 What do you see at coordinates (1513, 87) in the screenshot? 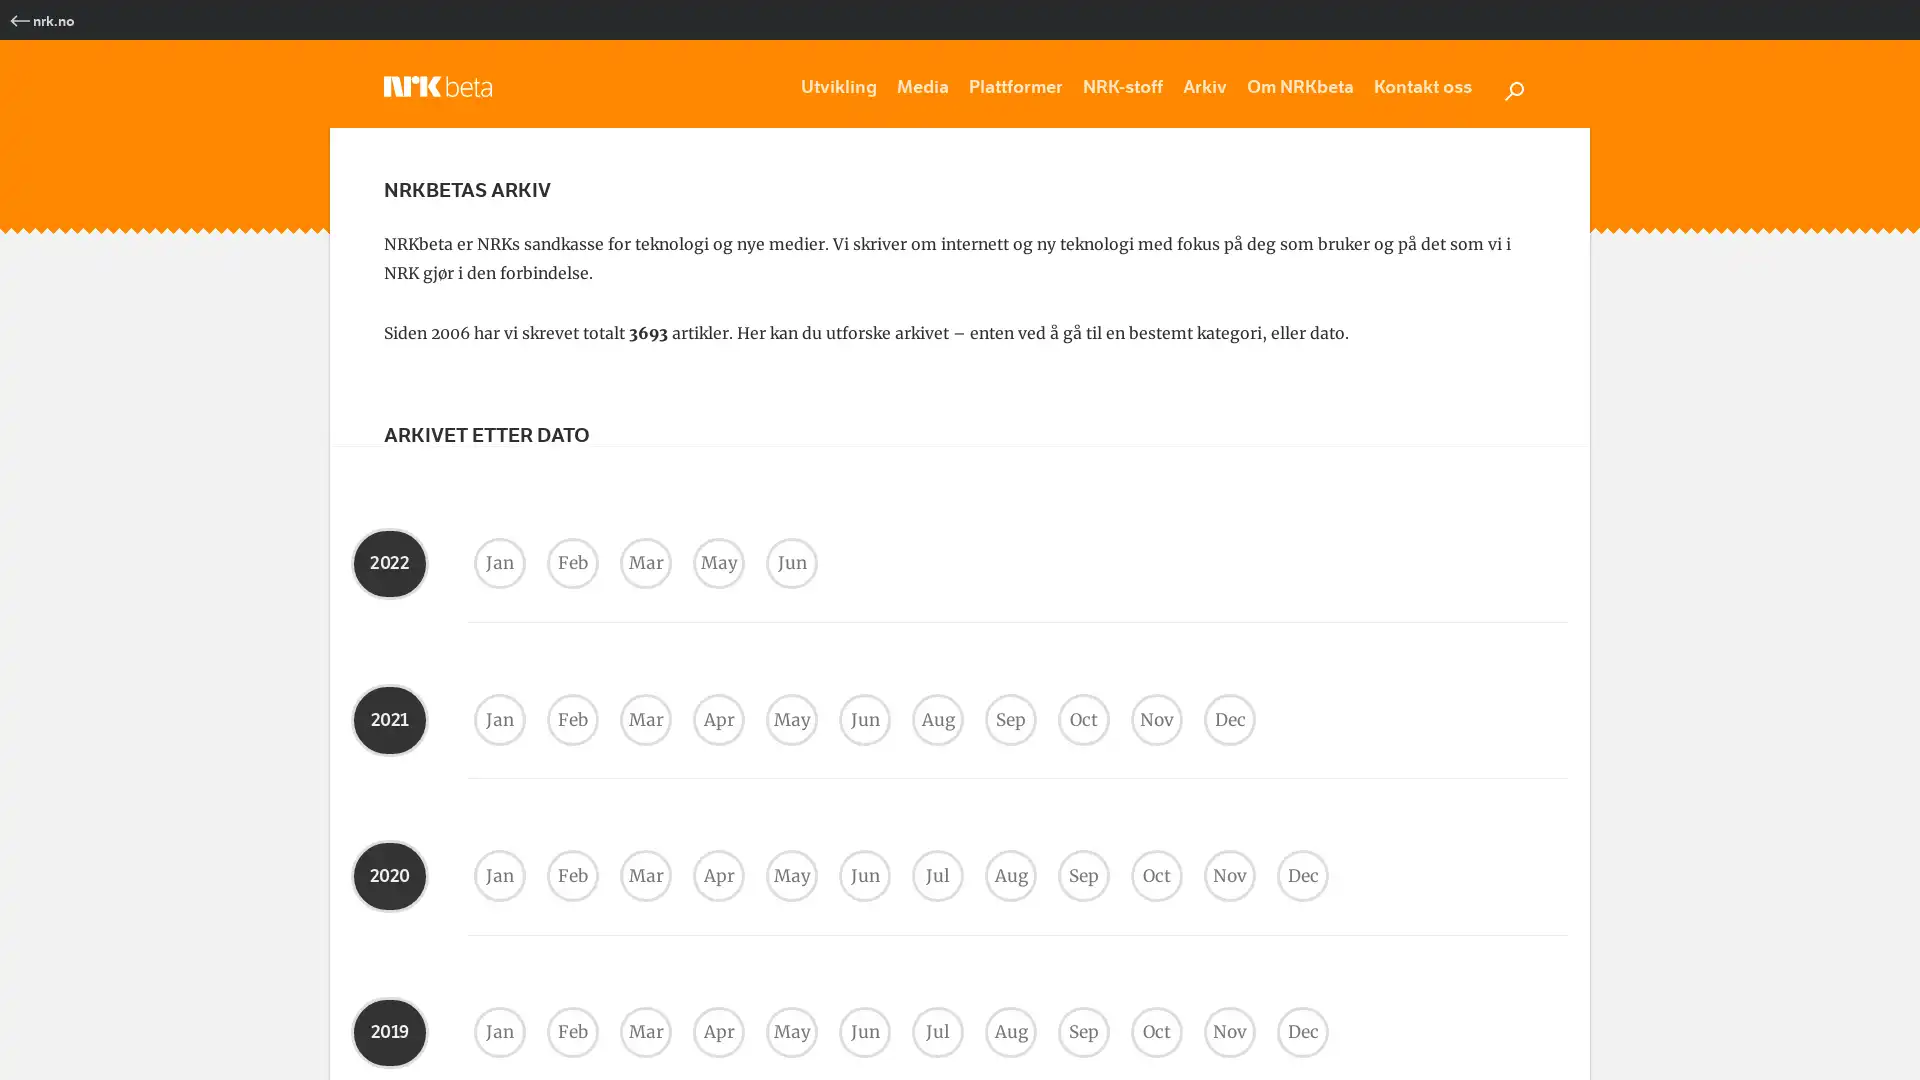
I see `Apne sk` at bounding box center [1513, 87].